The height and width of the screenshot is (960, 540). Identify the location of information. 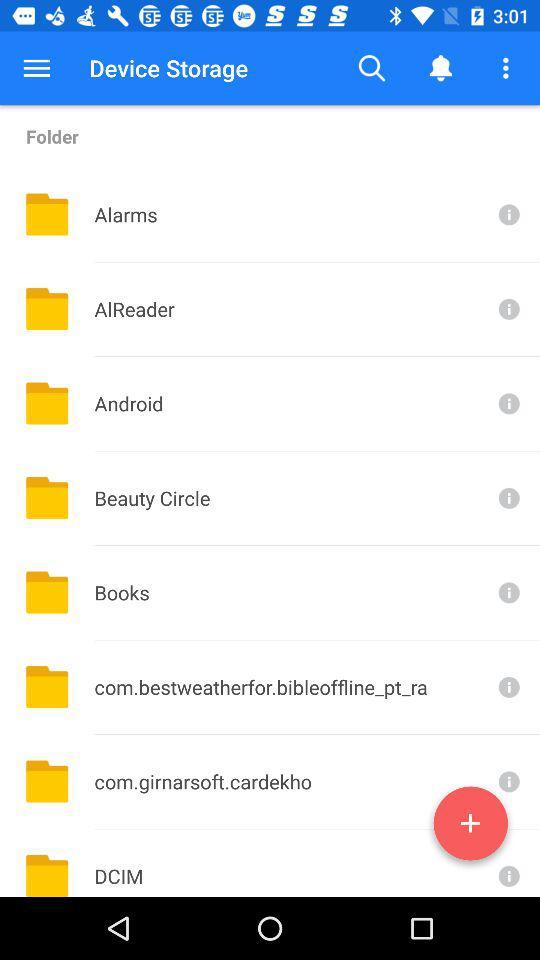
(507, 781).